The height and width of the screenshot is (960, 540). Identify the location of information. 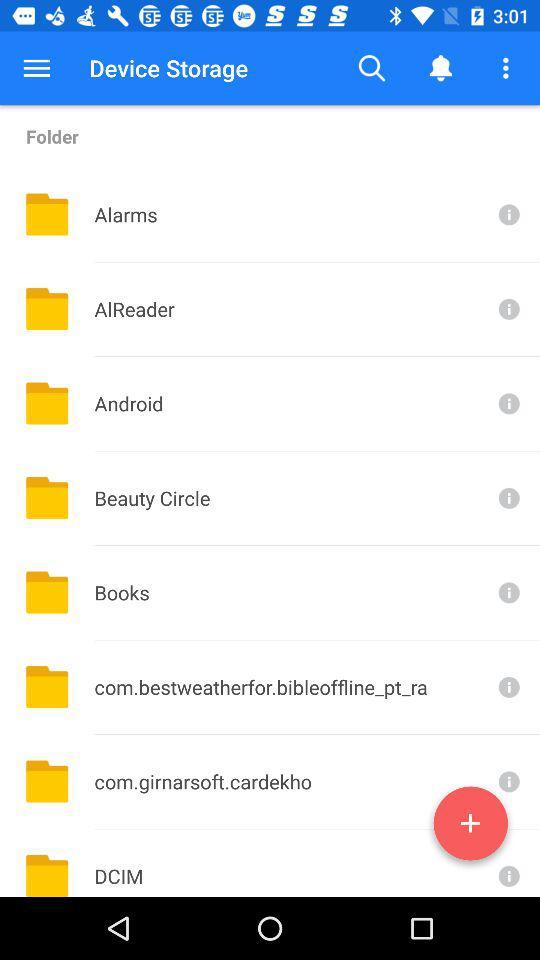
(507, 781).